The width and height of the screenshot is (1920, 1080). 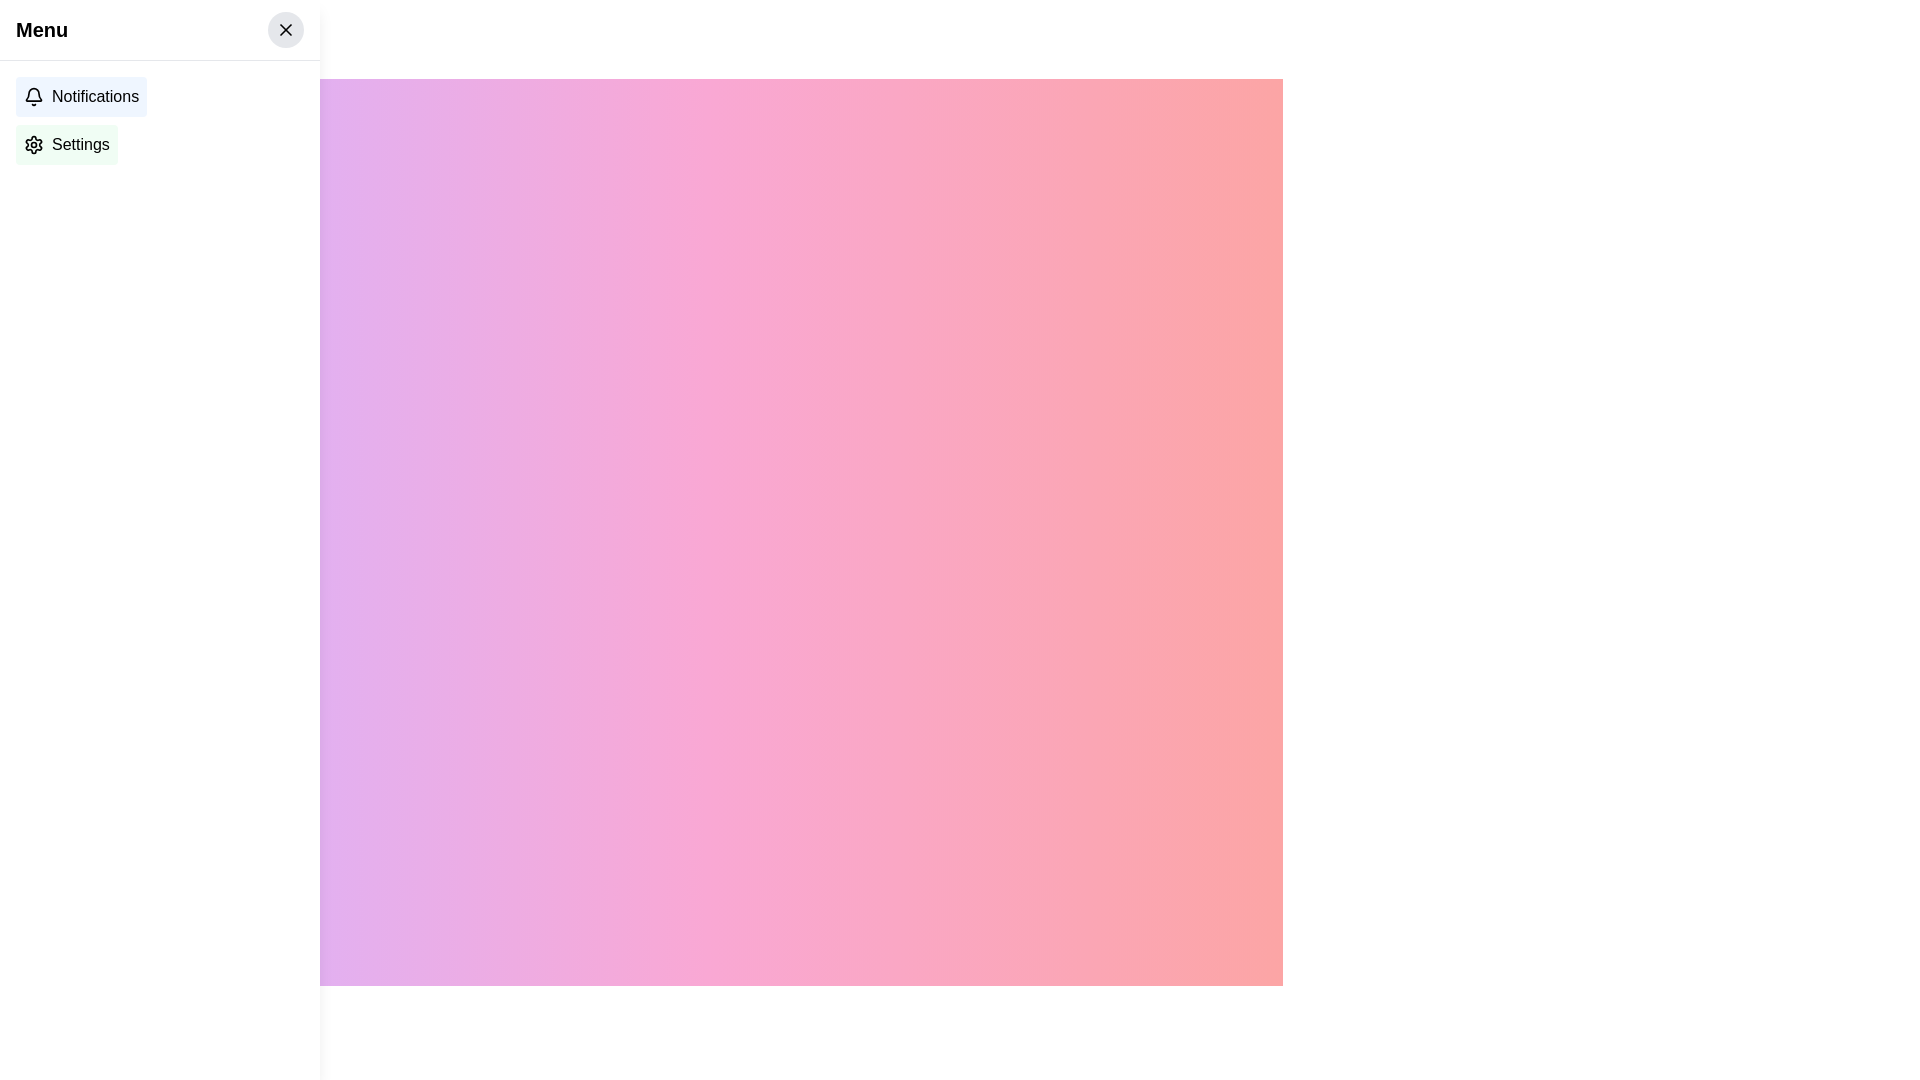 I want to click on the title text element that serves as the heading for the navigation menu, located in the top-left corner of the horizontal navigation bar, so click(x=42, y=30).